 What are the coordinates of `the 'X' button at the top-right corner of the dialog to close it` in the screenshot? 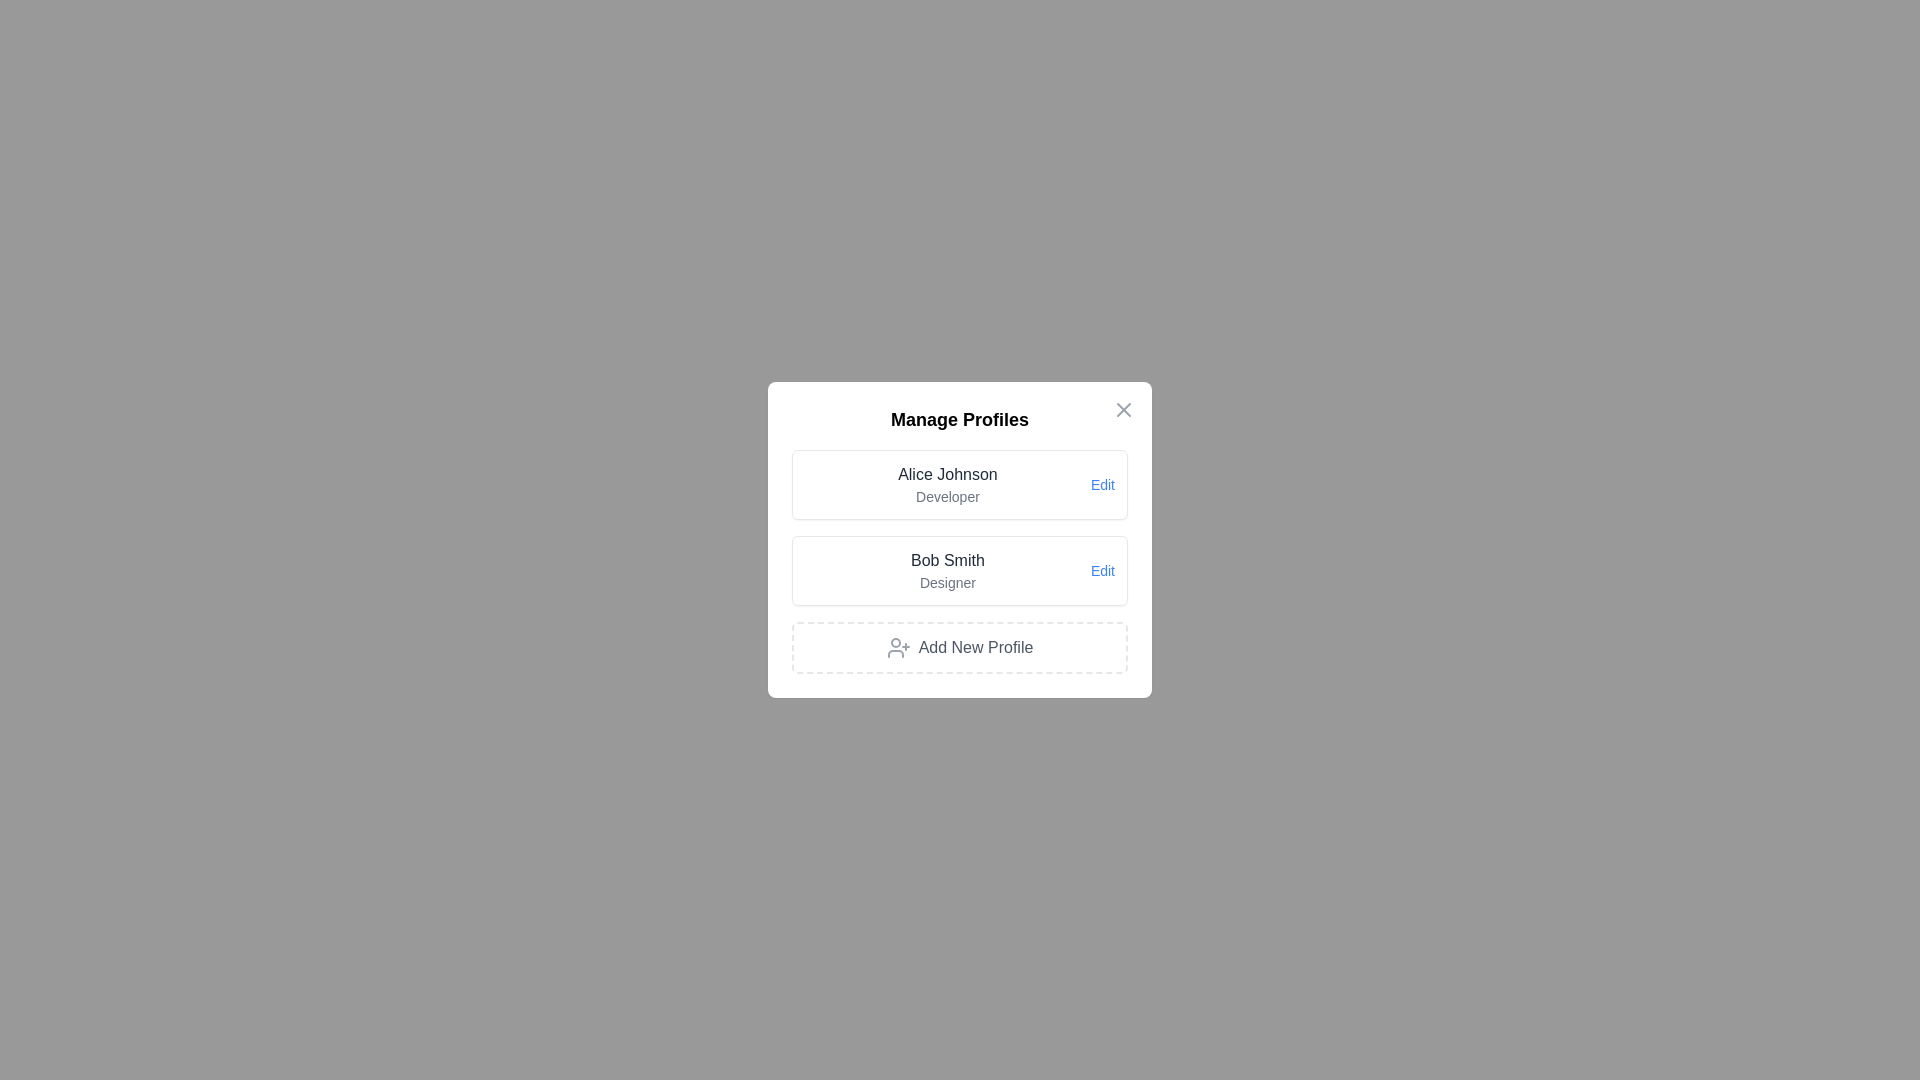 It's located at (1123, 408).